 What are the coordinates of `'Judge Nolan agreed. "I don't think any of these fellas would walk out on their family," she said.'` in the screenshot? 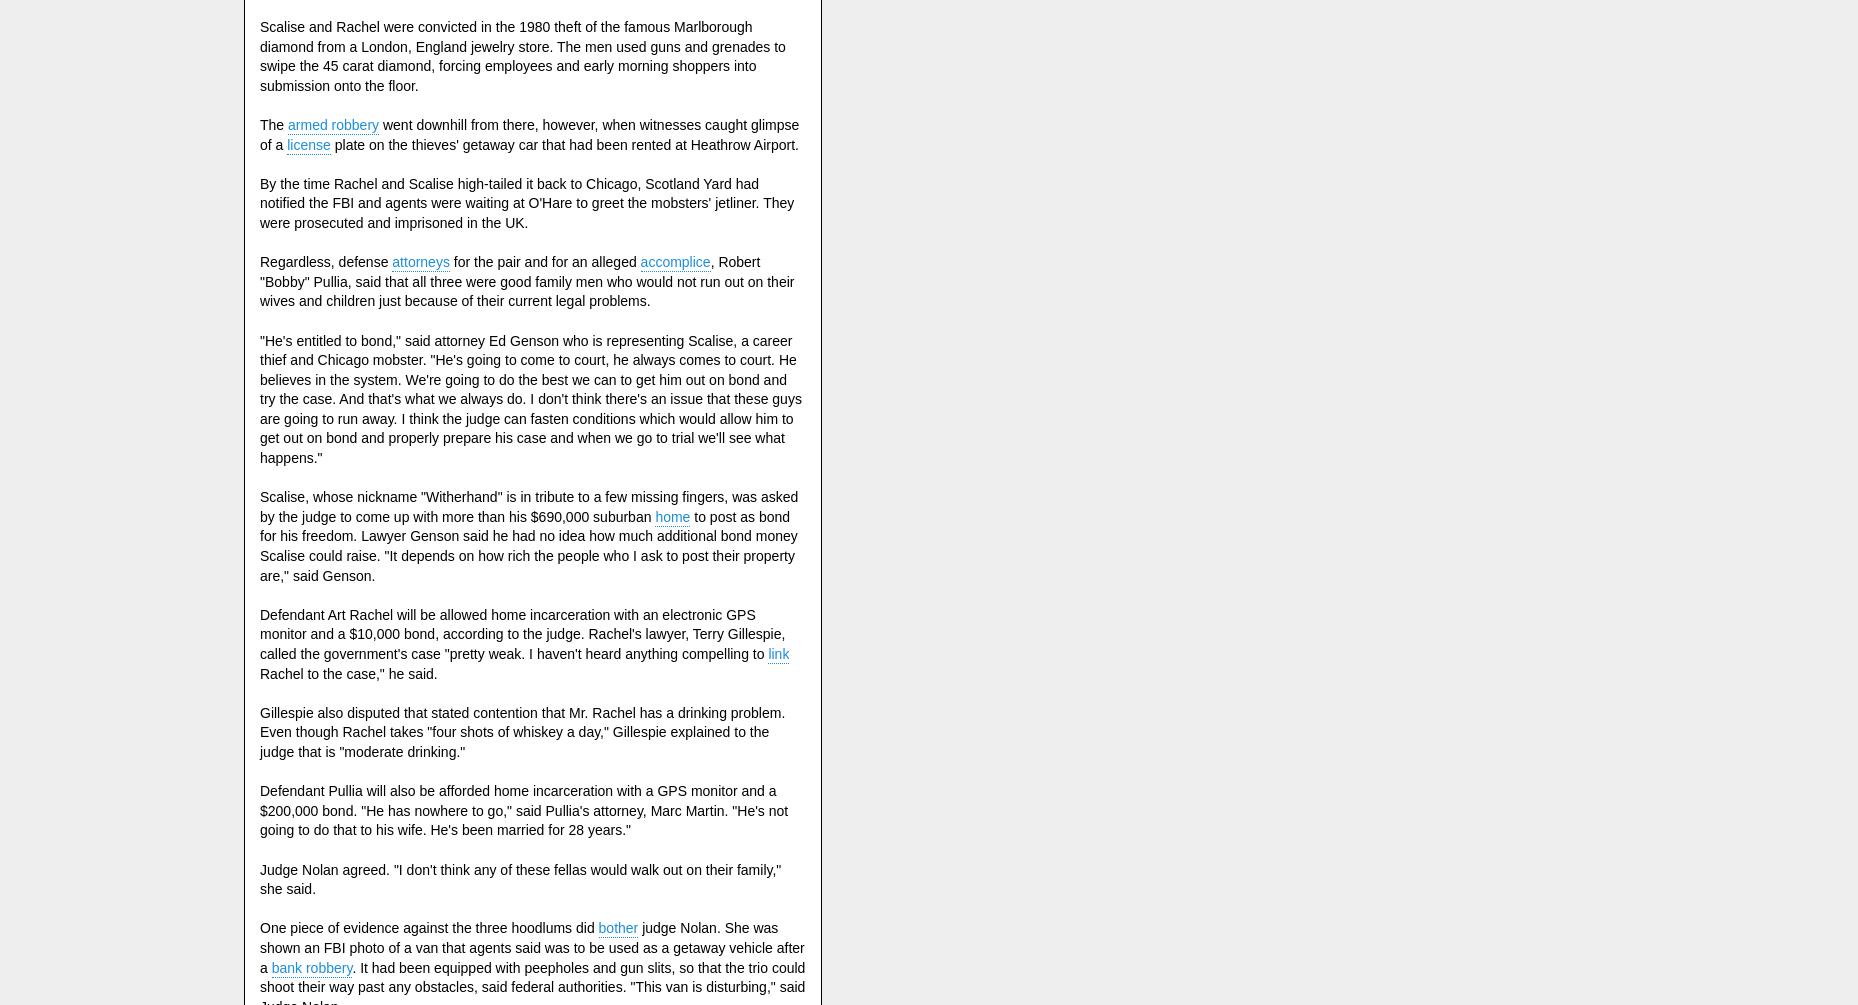 It's located at (520, 877).